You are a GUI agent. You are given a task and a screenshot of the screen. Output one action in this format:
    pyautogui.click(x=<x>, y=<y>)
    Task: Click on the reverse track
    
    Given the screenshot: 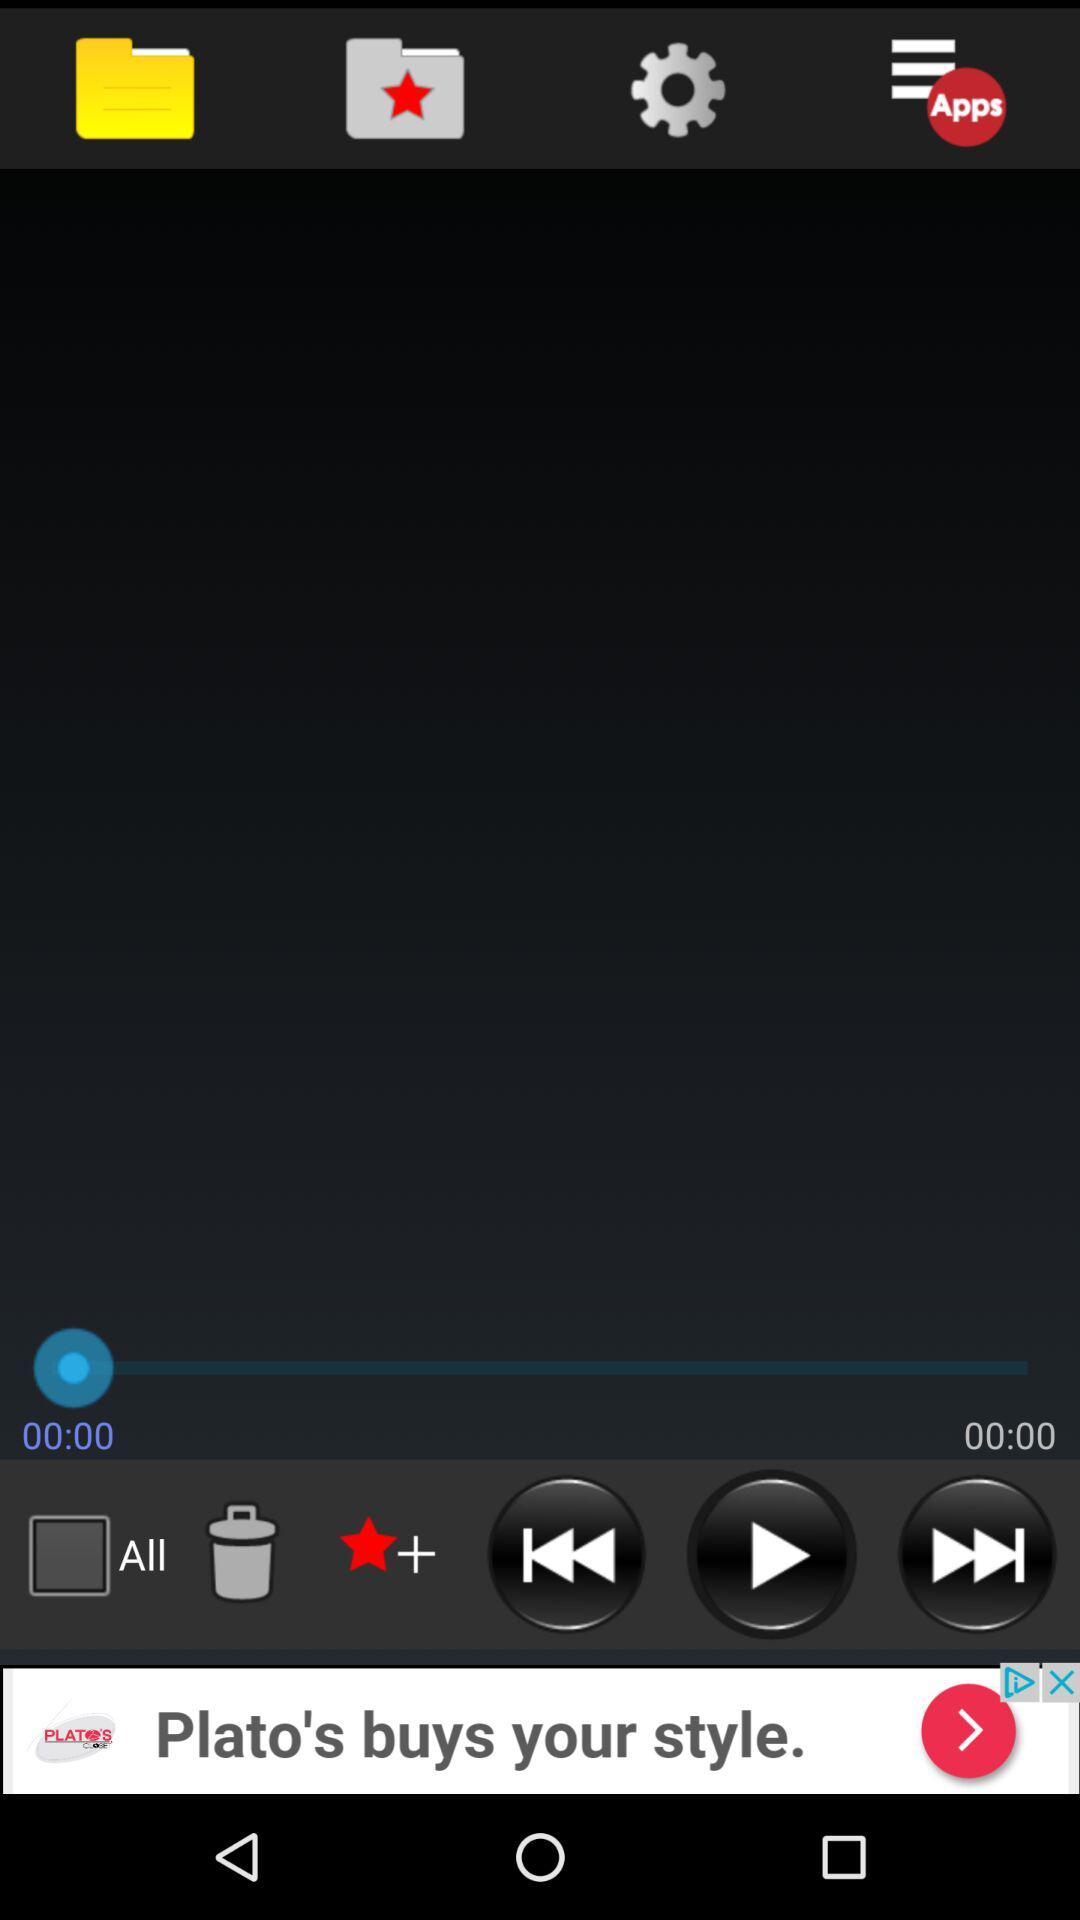 What is the action you would take?
    pyautogui.click(x=566, y=1553)
    